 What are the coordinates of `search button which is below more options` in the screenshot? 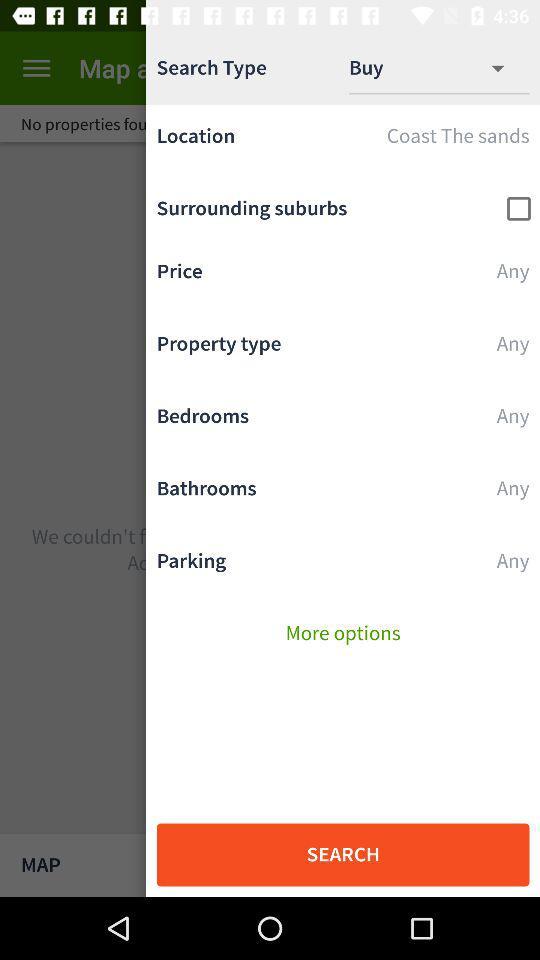 It's located at (342, 854).